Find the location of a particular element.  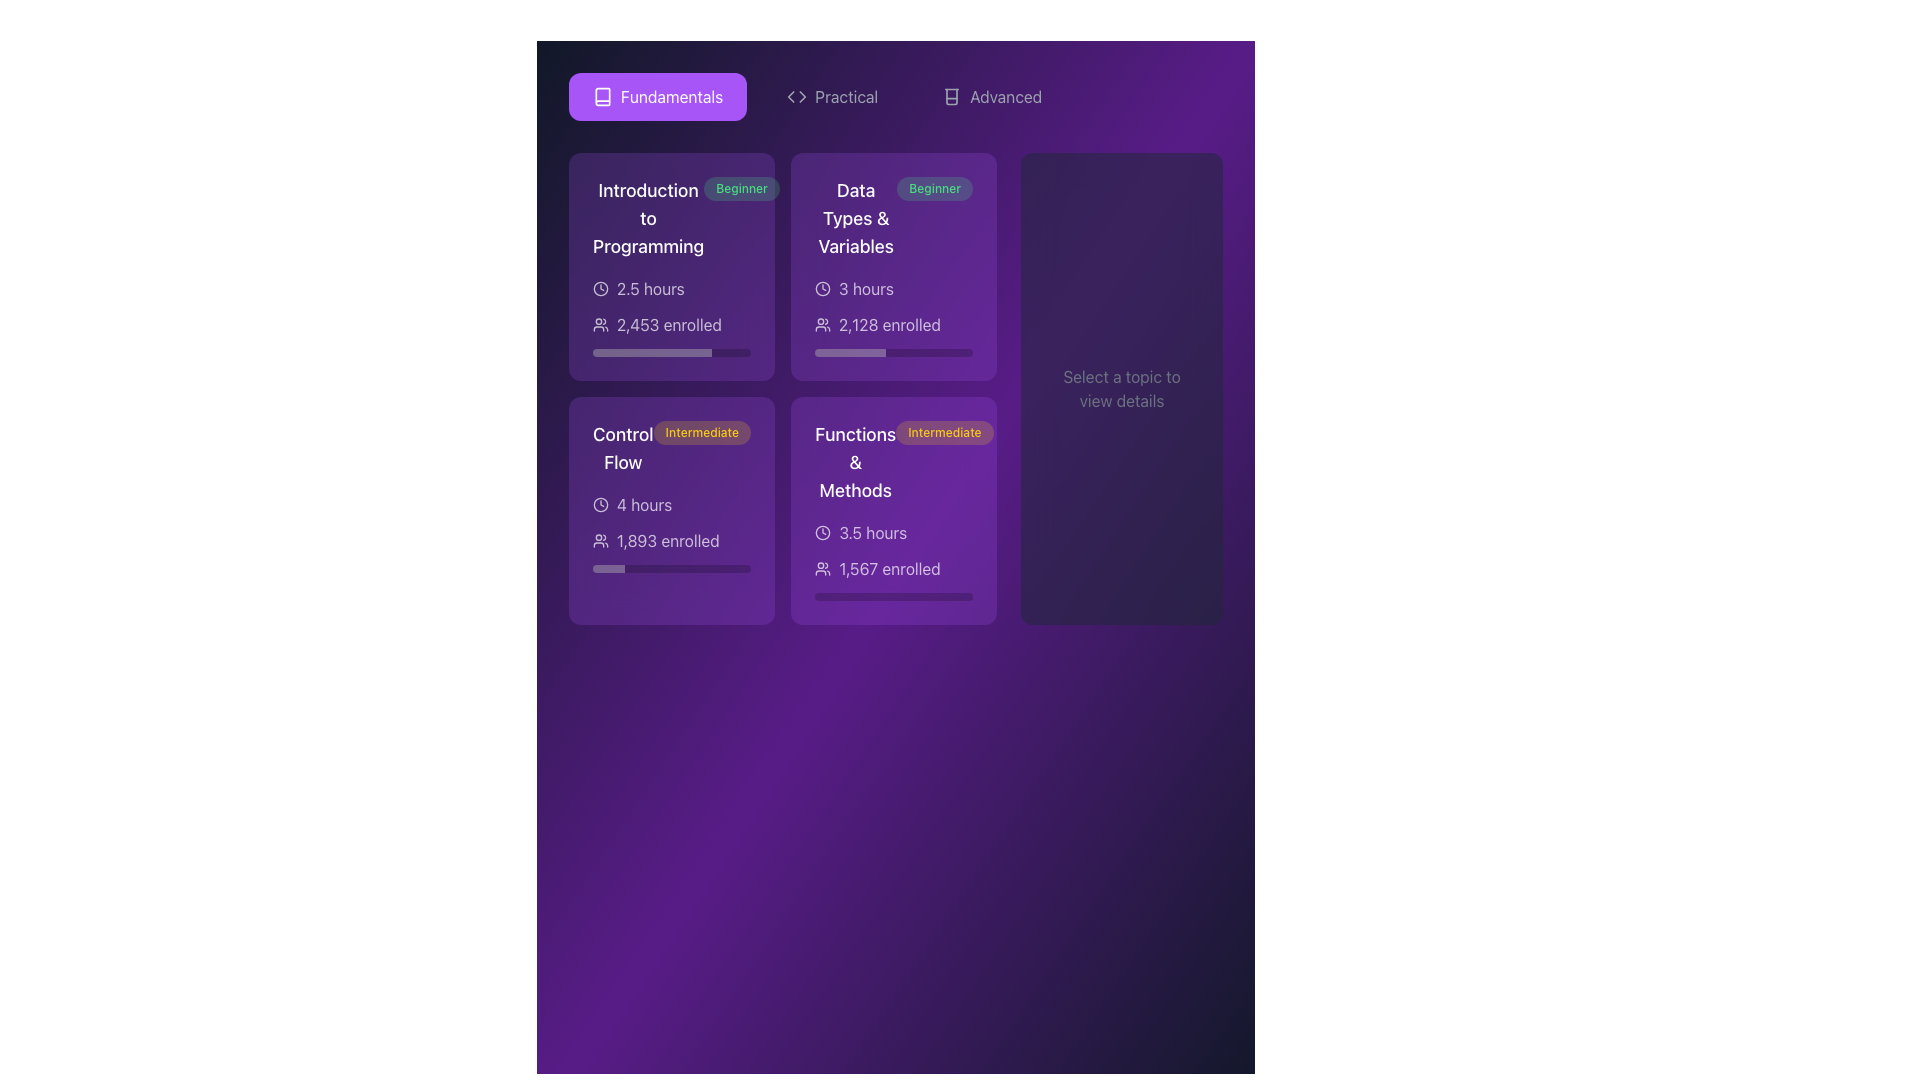

the static text element that serves as a placeholder for guiding users to select a topic, located in the rightmost column of the layout is located at coordinates (1122, 389).